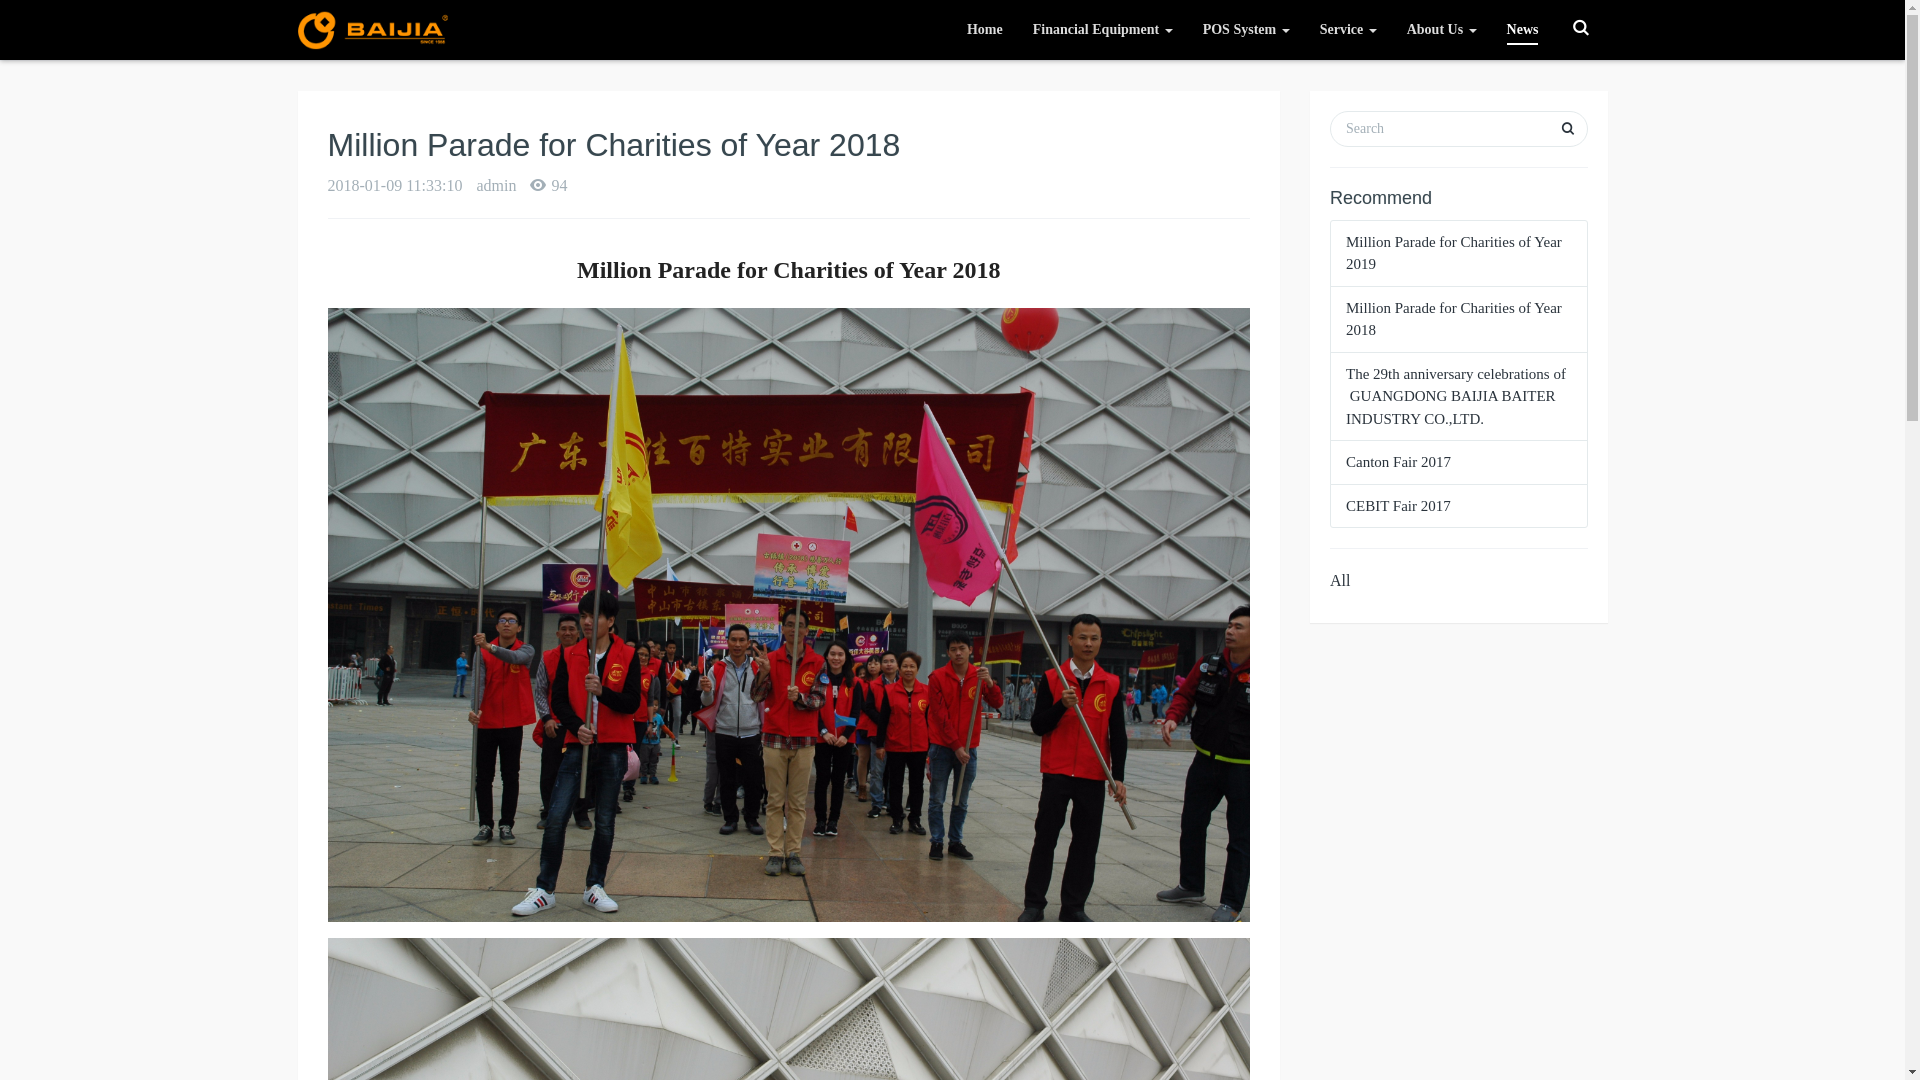 The image size is (1920, 1080). What do you see at coordinates (1521, 30) in the screenshot?
I see `'News'` at bounding box center [1521, 30].